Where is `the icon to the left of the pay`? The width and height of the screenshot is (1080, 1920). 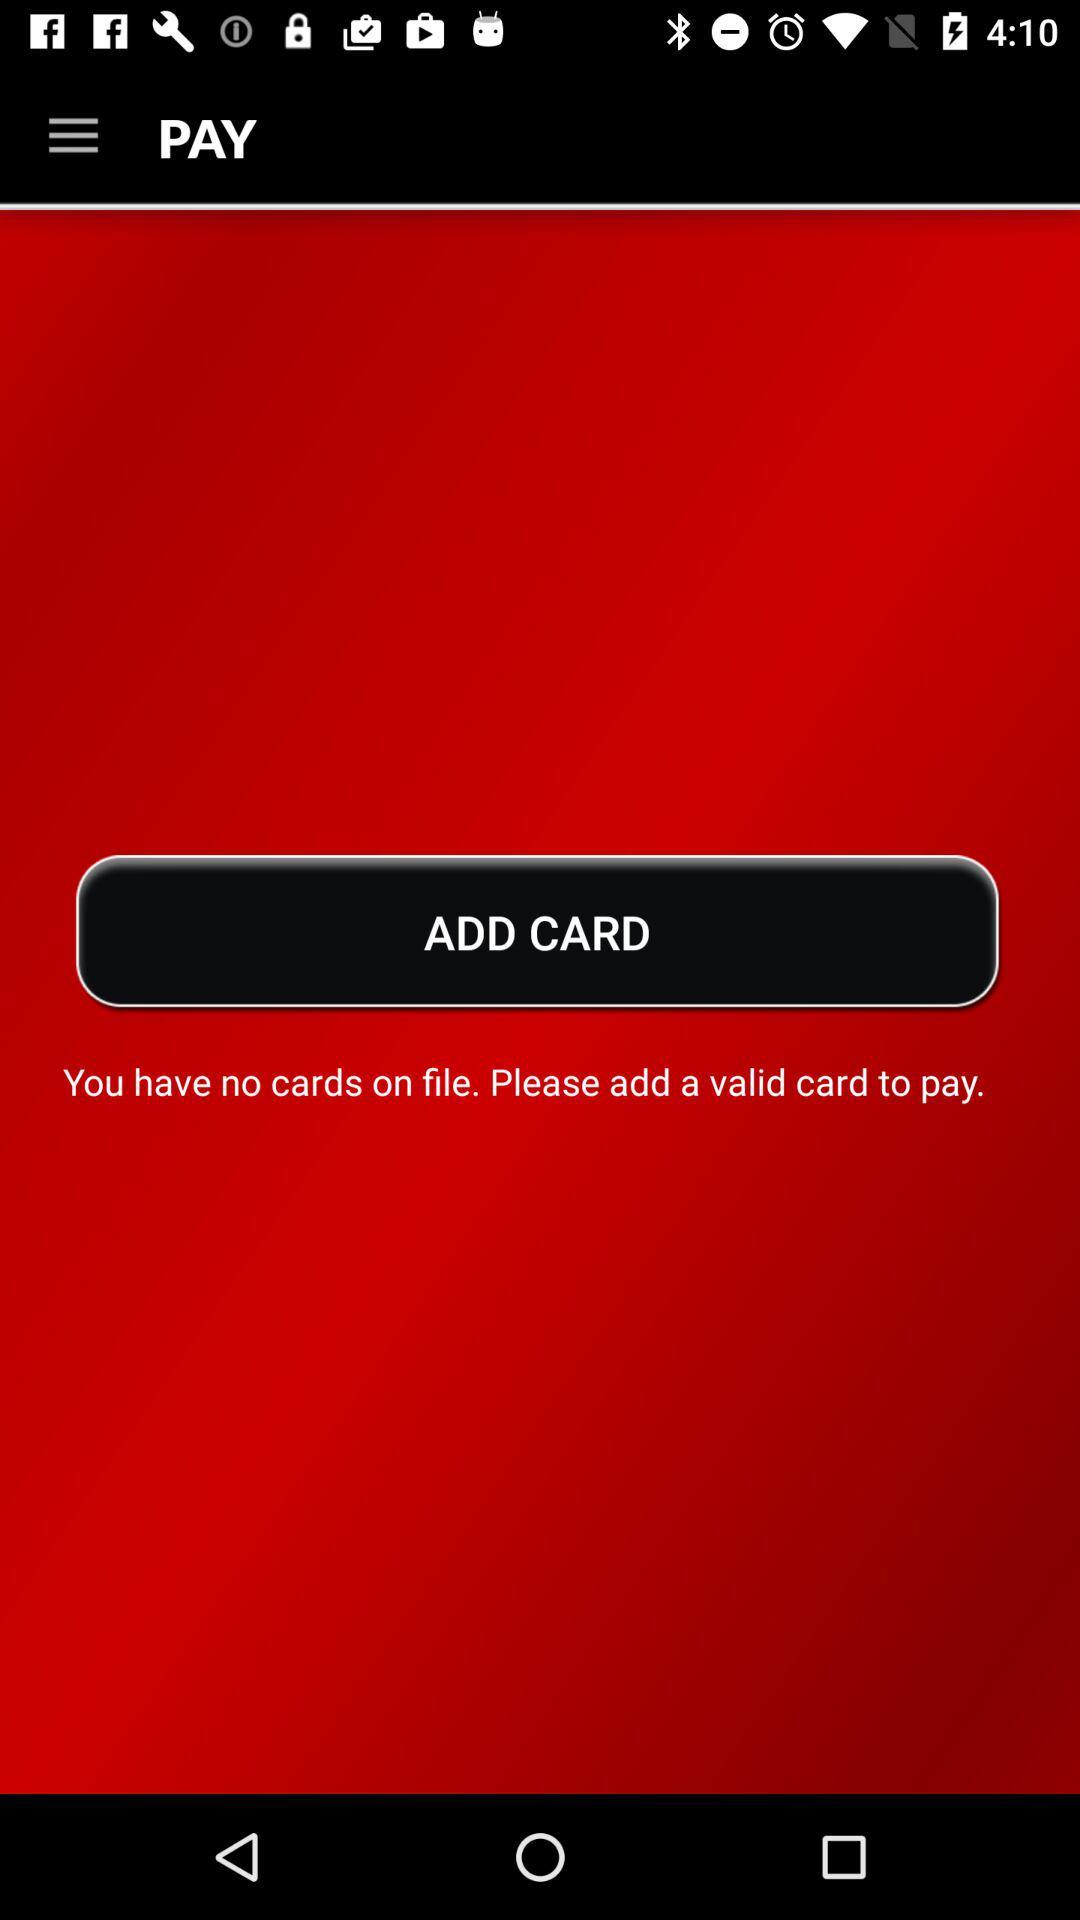
the icon to the left of the pay is located at coordinates (72, 135).